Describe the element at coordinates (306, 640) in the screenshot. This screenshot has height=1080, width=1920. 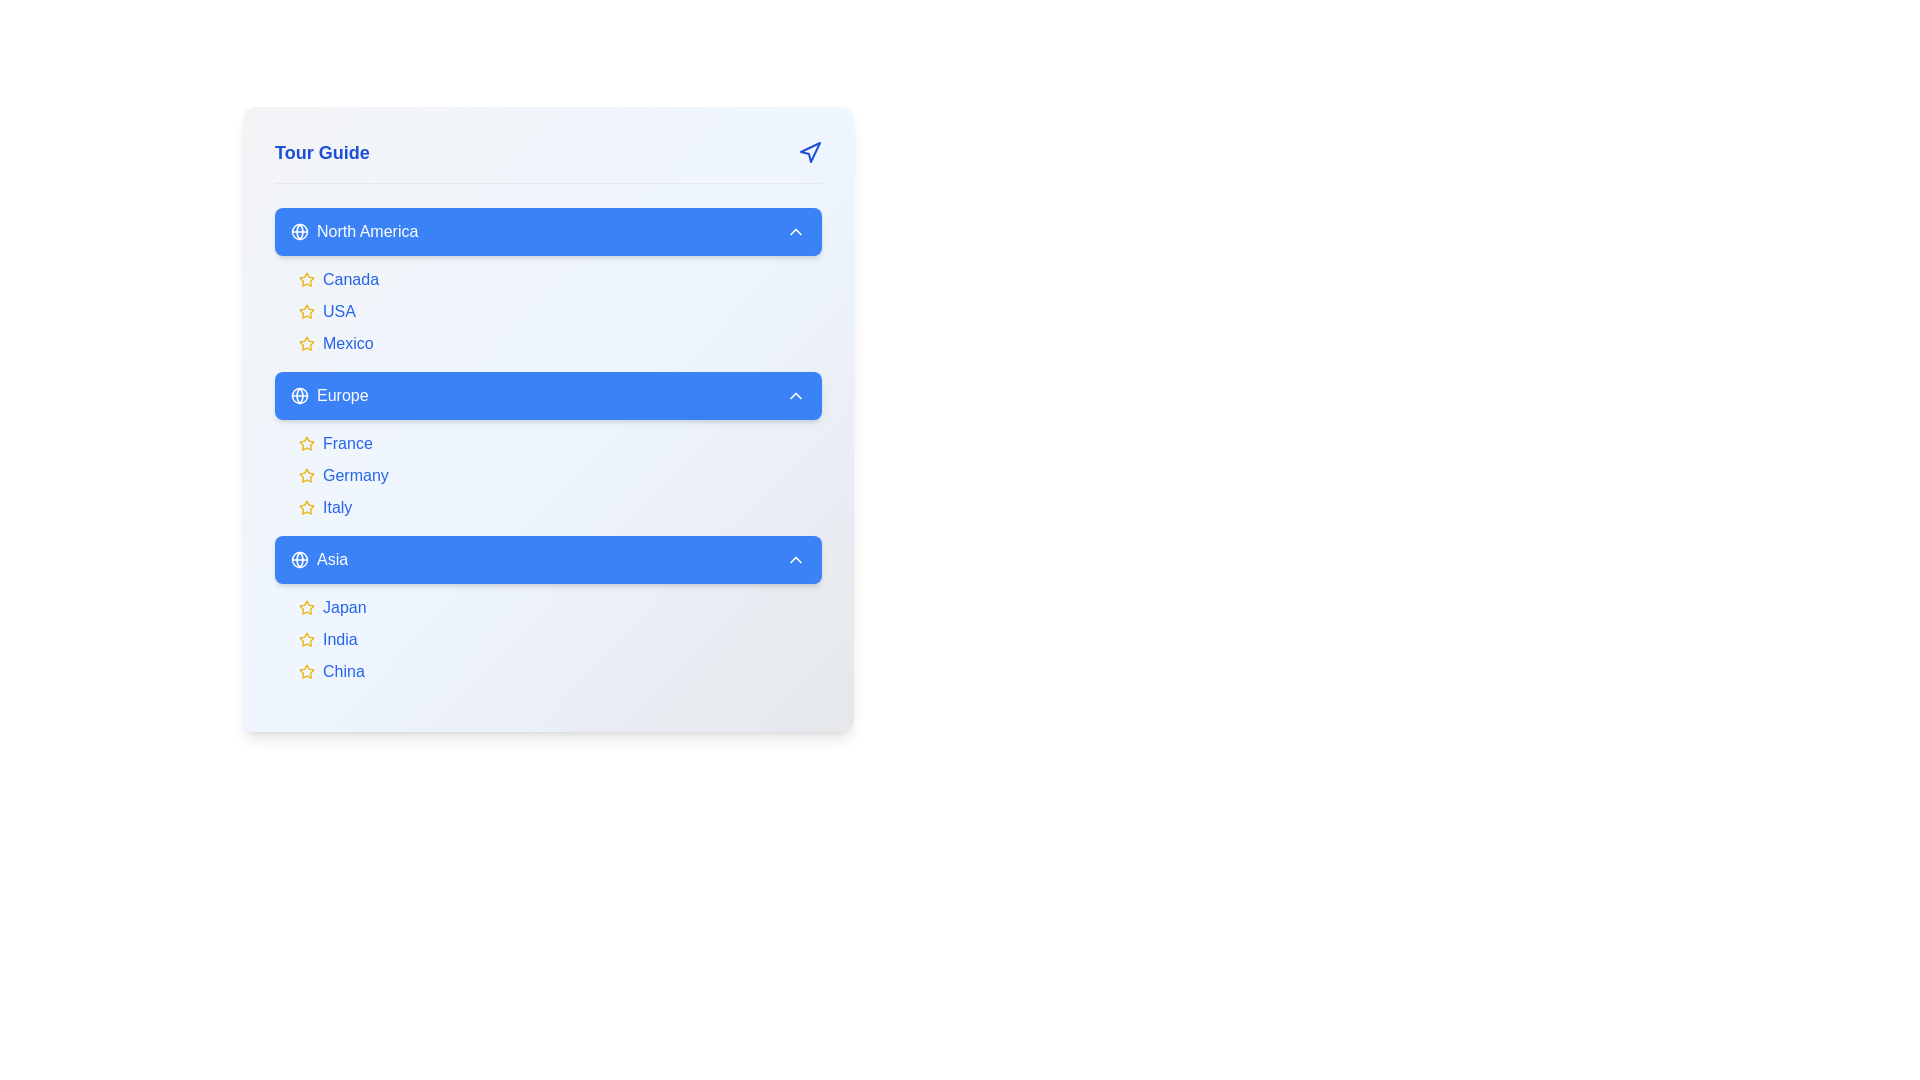
I see `the yellow star-shaped icon adjacent to the text label 'India'` at that location.